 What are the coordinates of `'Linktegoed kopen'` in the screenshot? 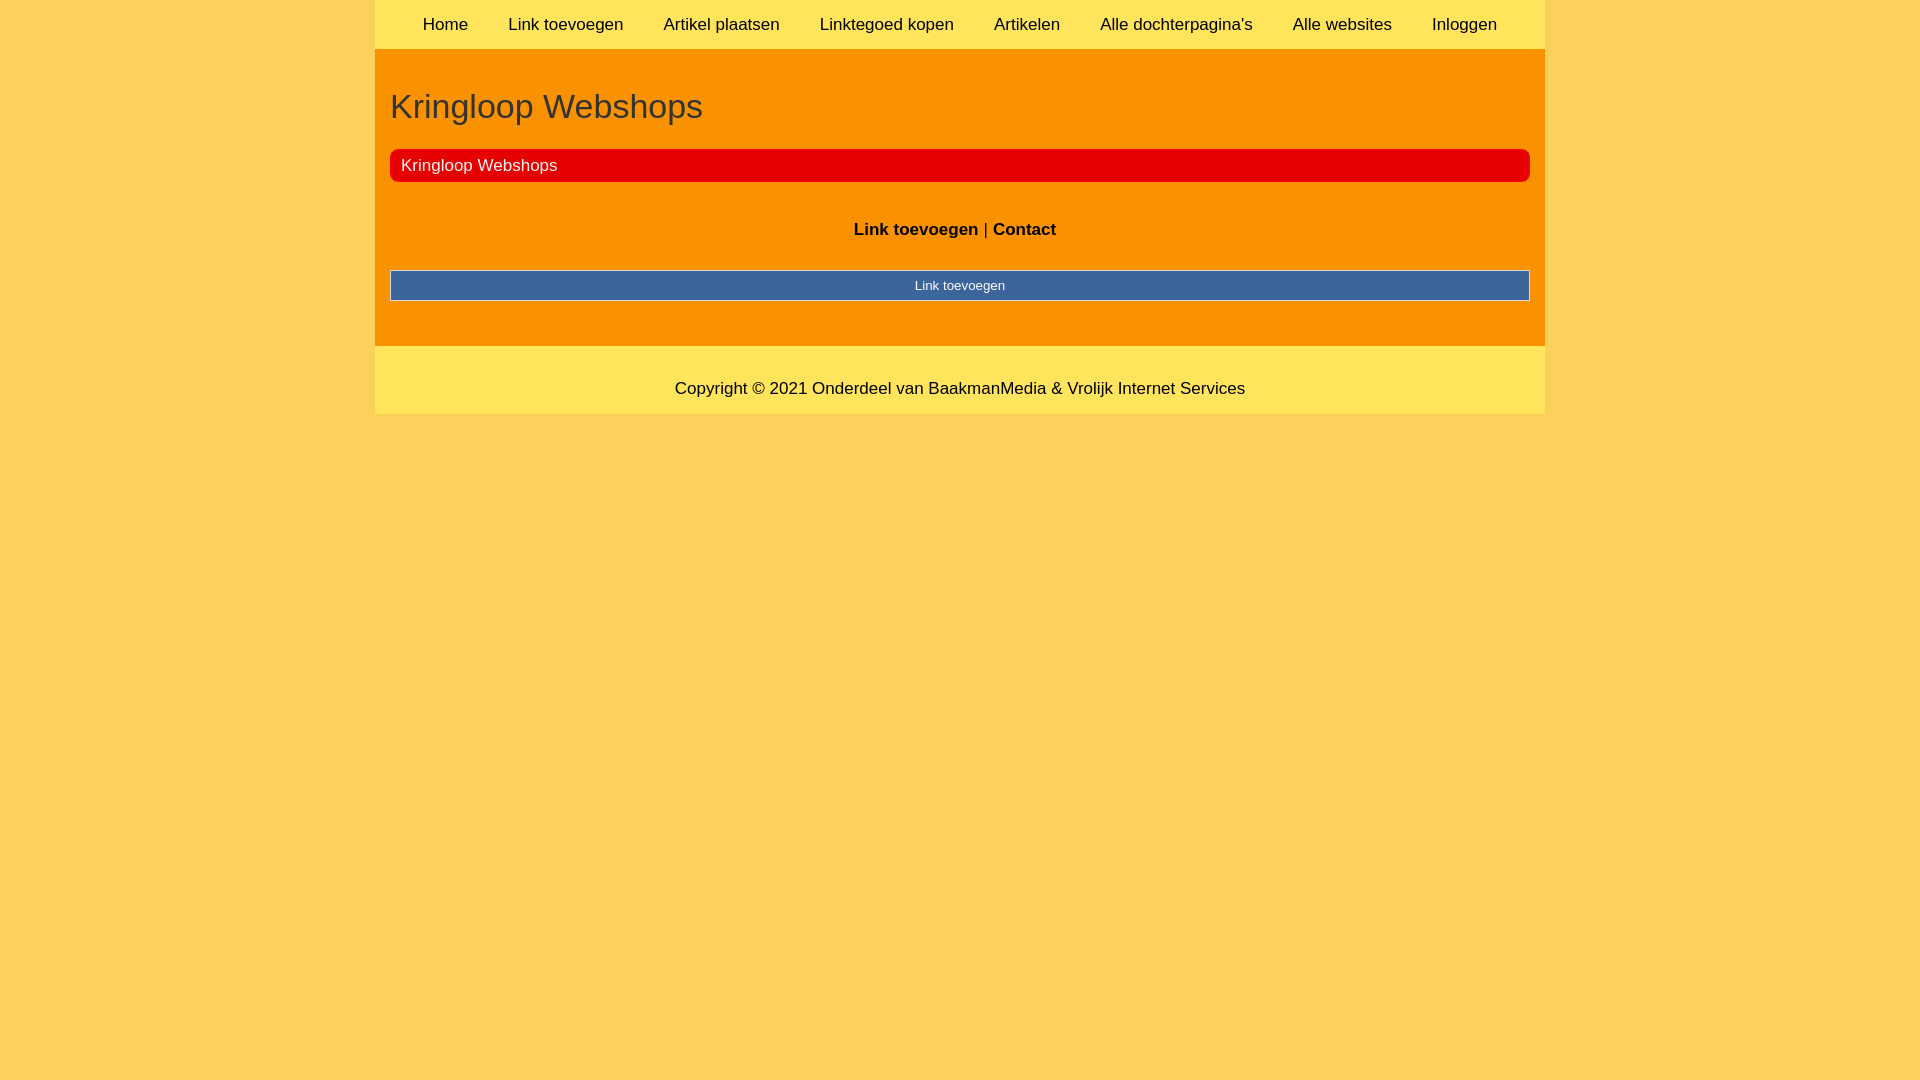 It's located at (886, 24).